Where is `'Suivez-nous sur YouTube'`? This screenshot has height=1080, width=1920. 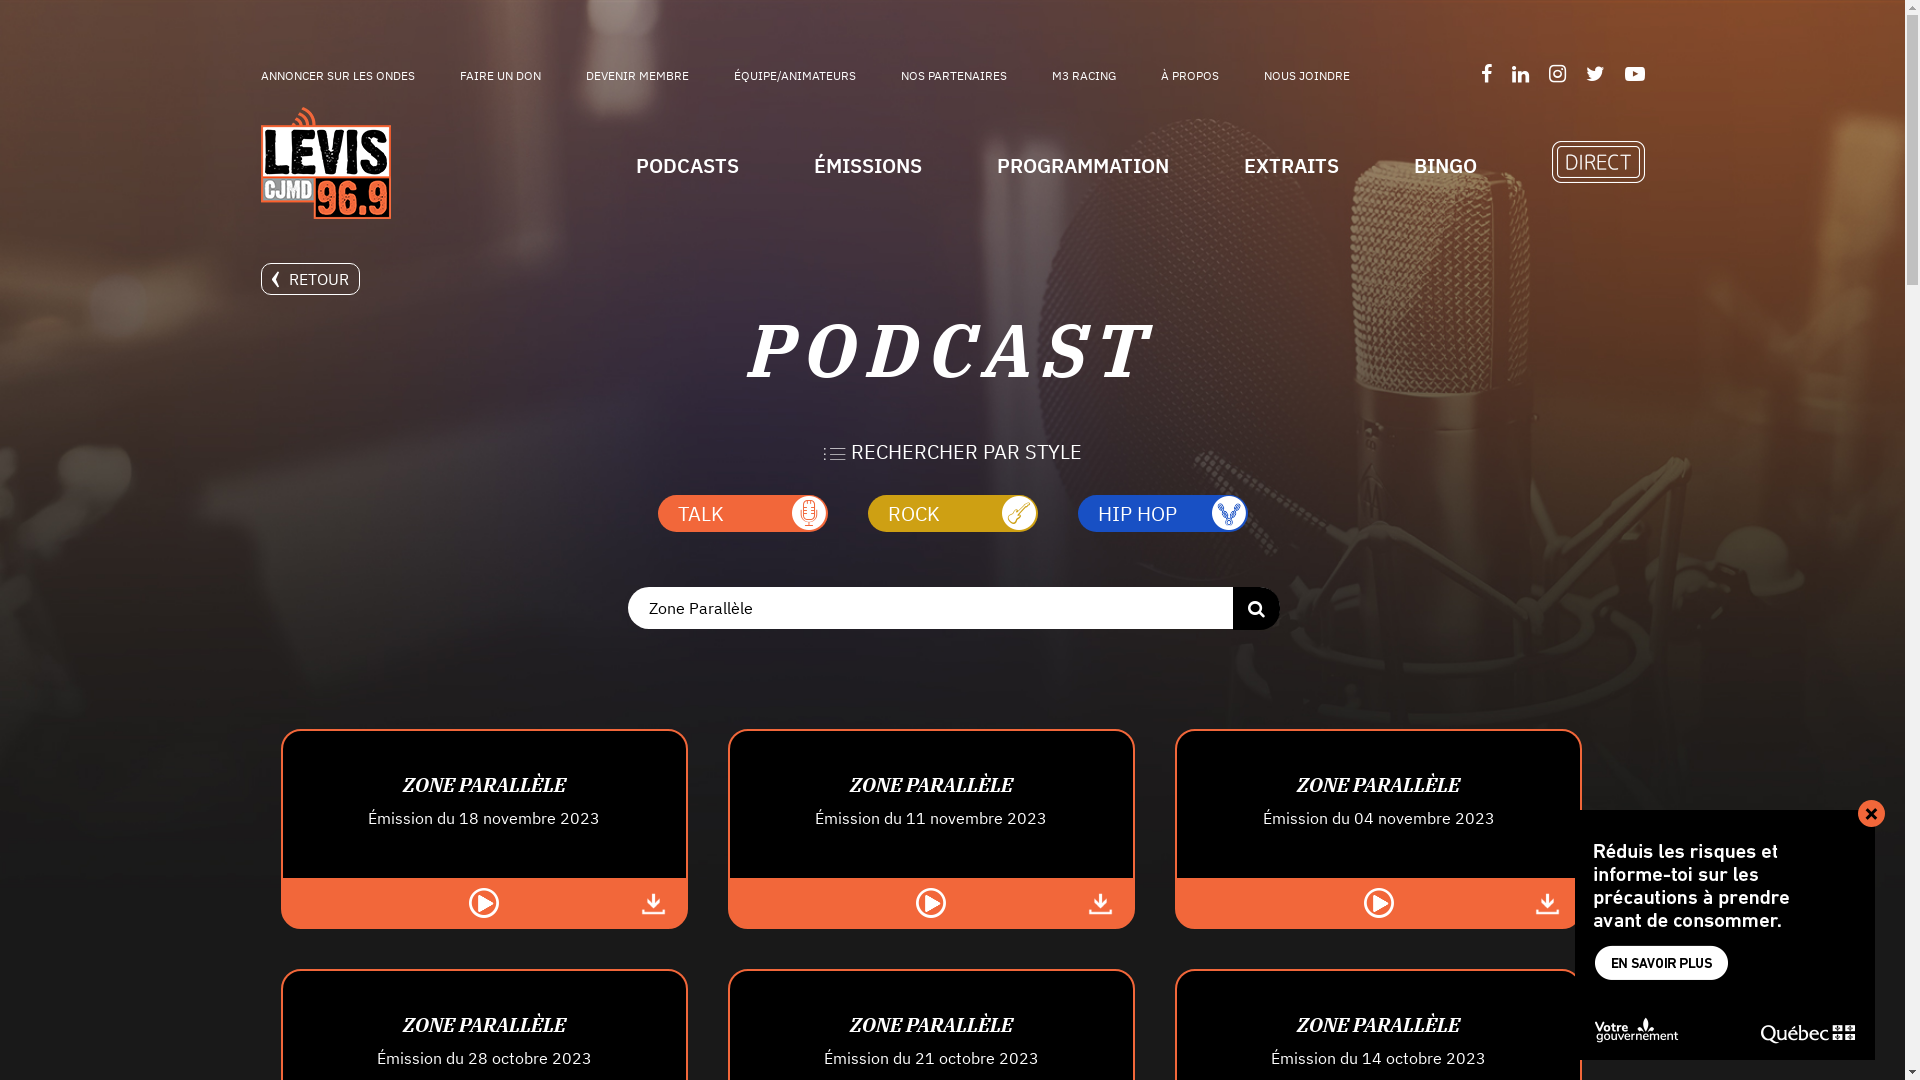
'Suivez-nous sur YouTube' is located at coordinates (1633, 72).